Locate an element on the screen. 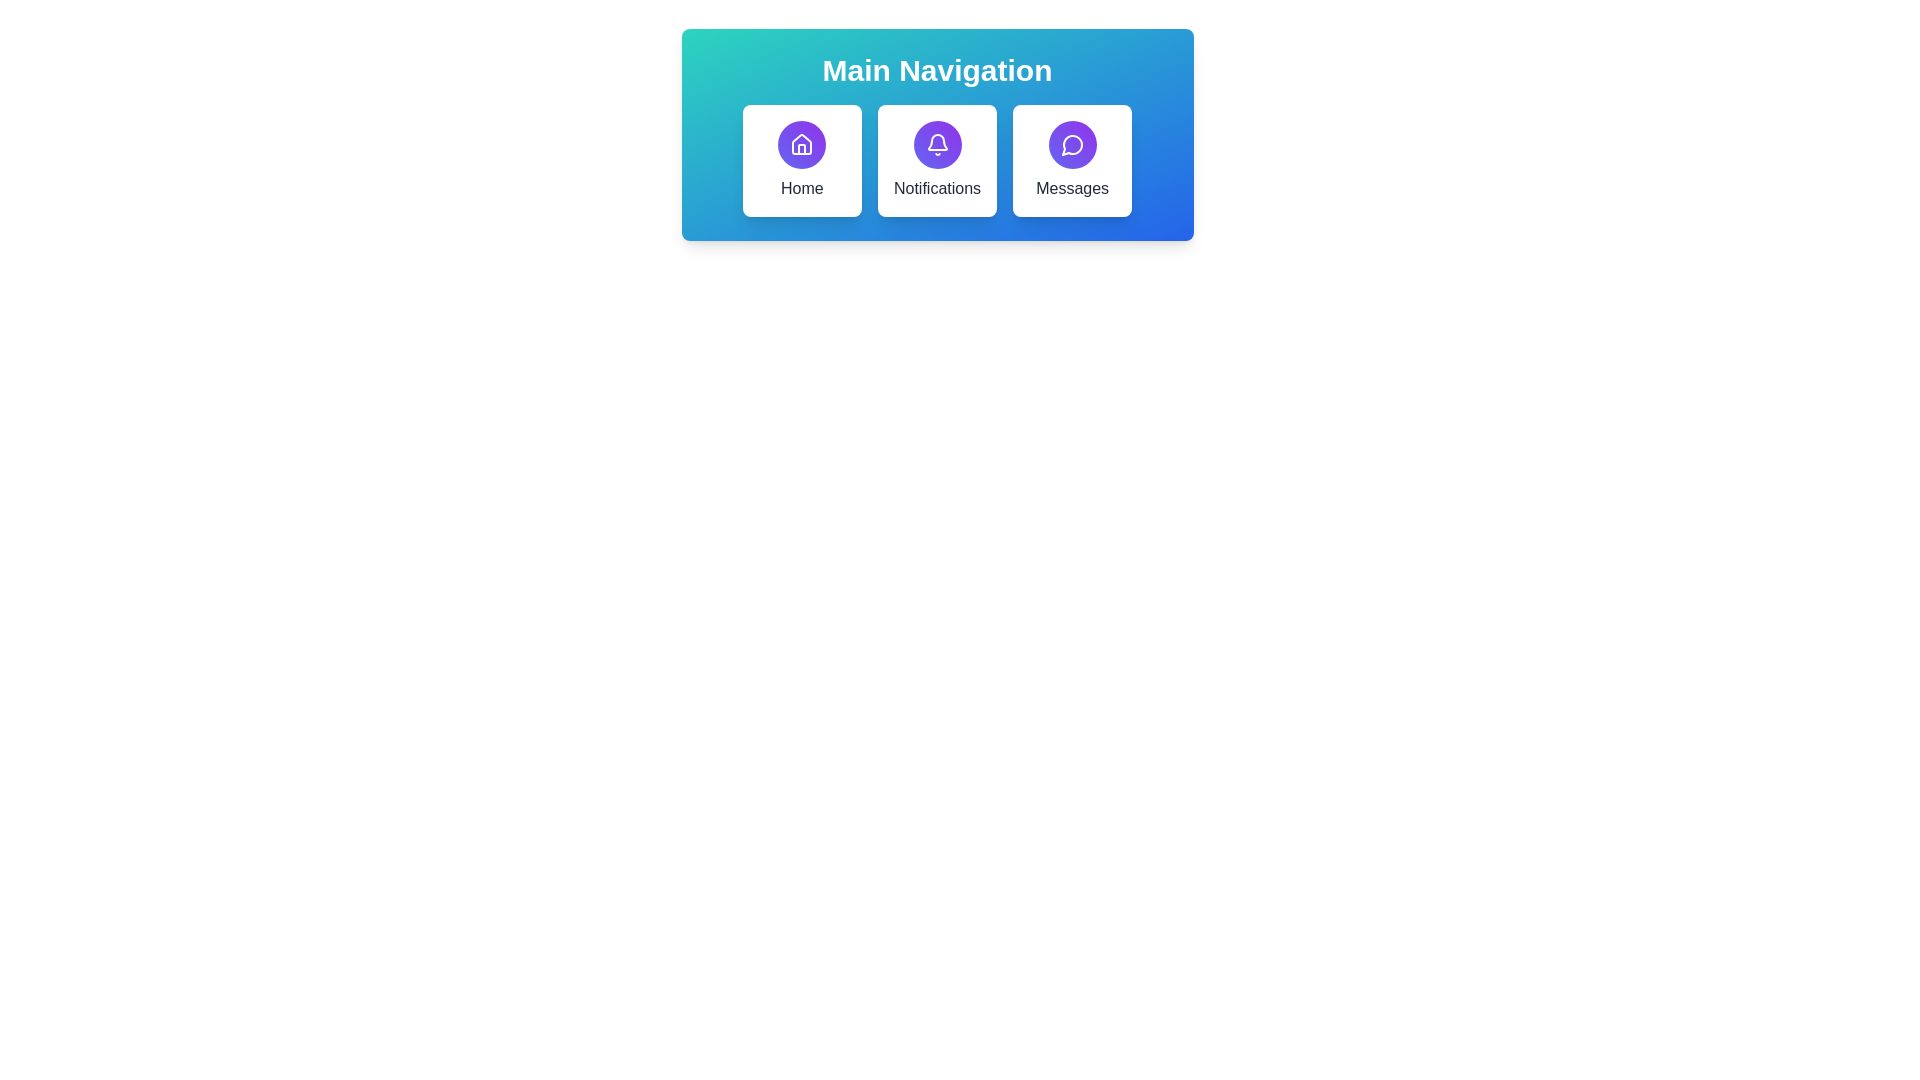 The height and width of the screenshot is (1080, 1920). the circular purple speech bubble icon with a checkmark inside, which serves as the Messages button's navigation indicator is located at coordinates (1071, 144).